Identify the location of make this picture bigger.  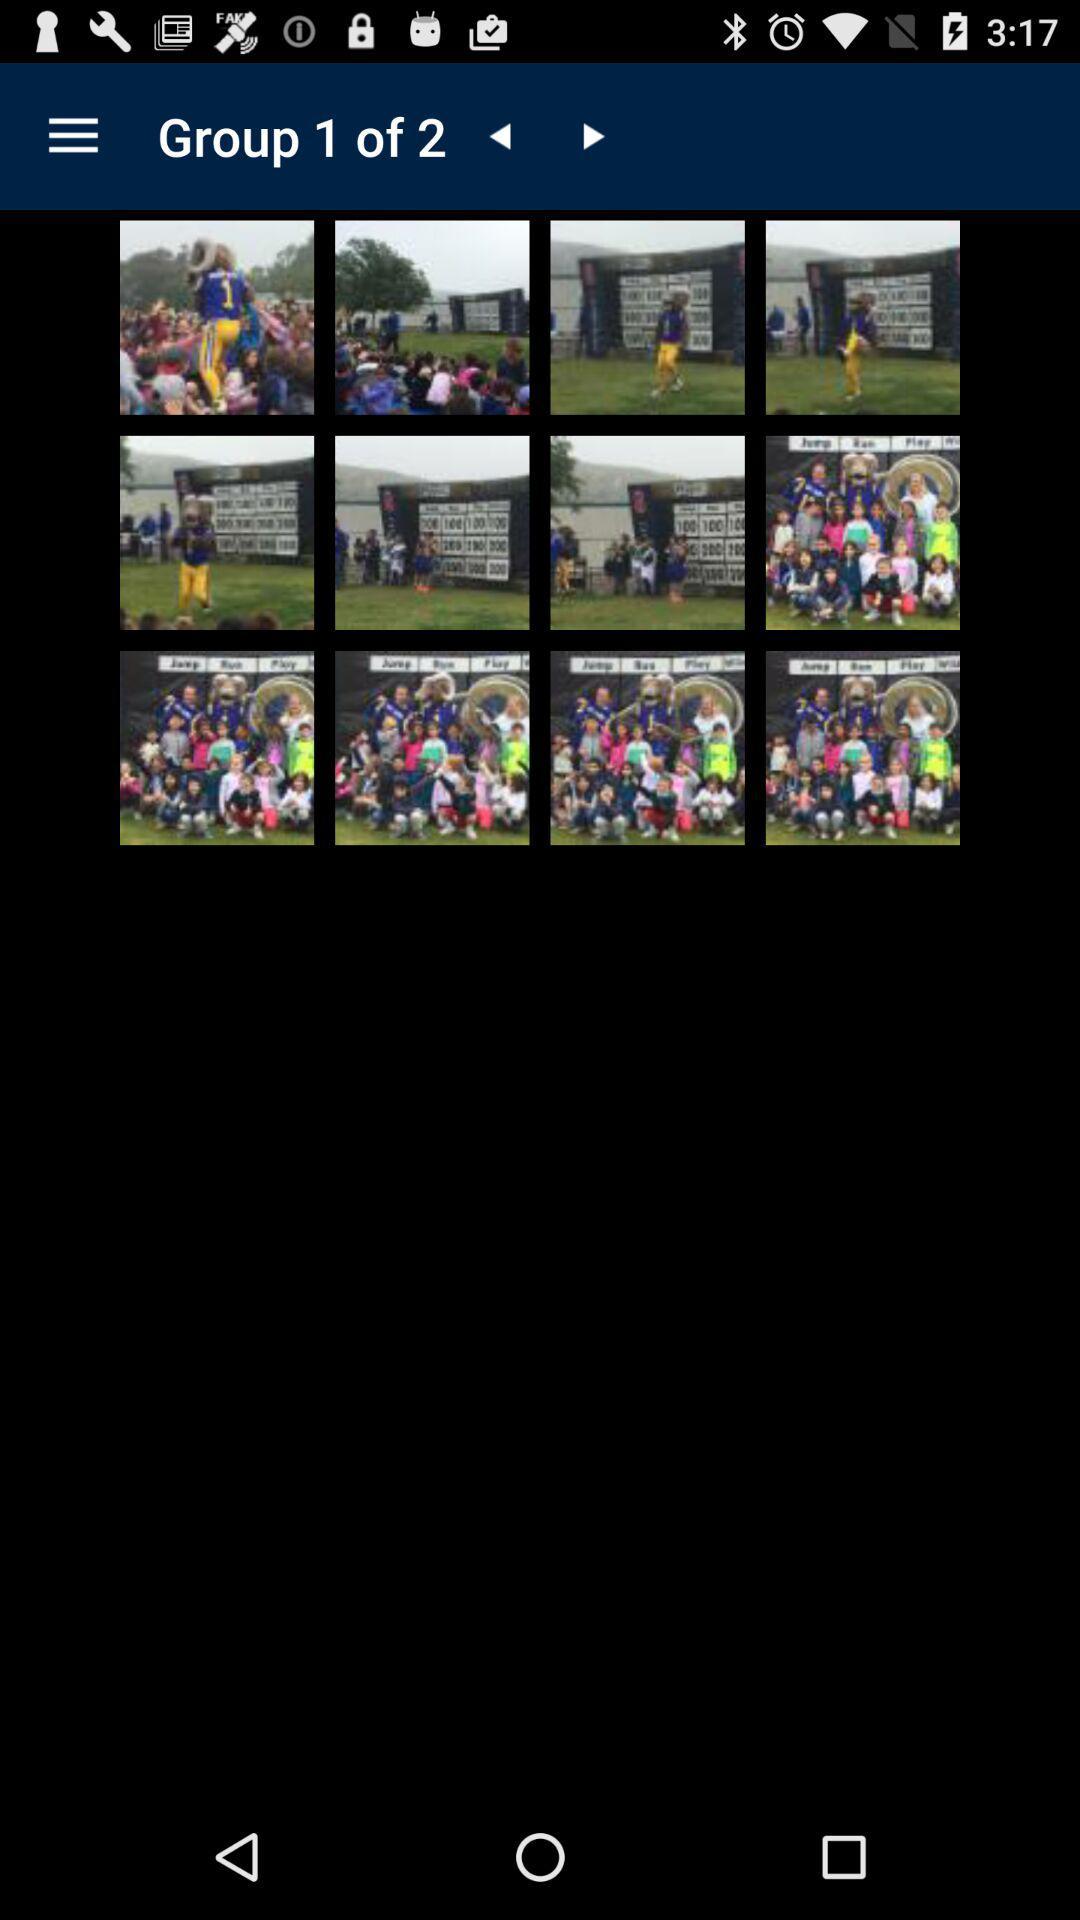
(861, 316).